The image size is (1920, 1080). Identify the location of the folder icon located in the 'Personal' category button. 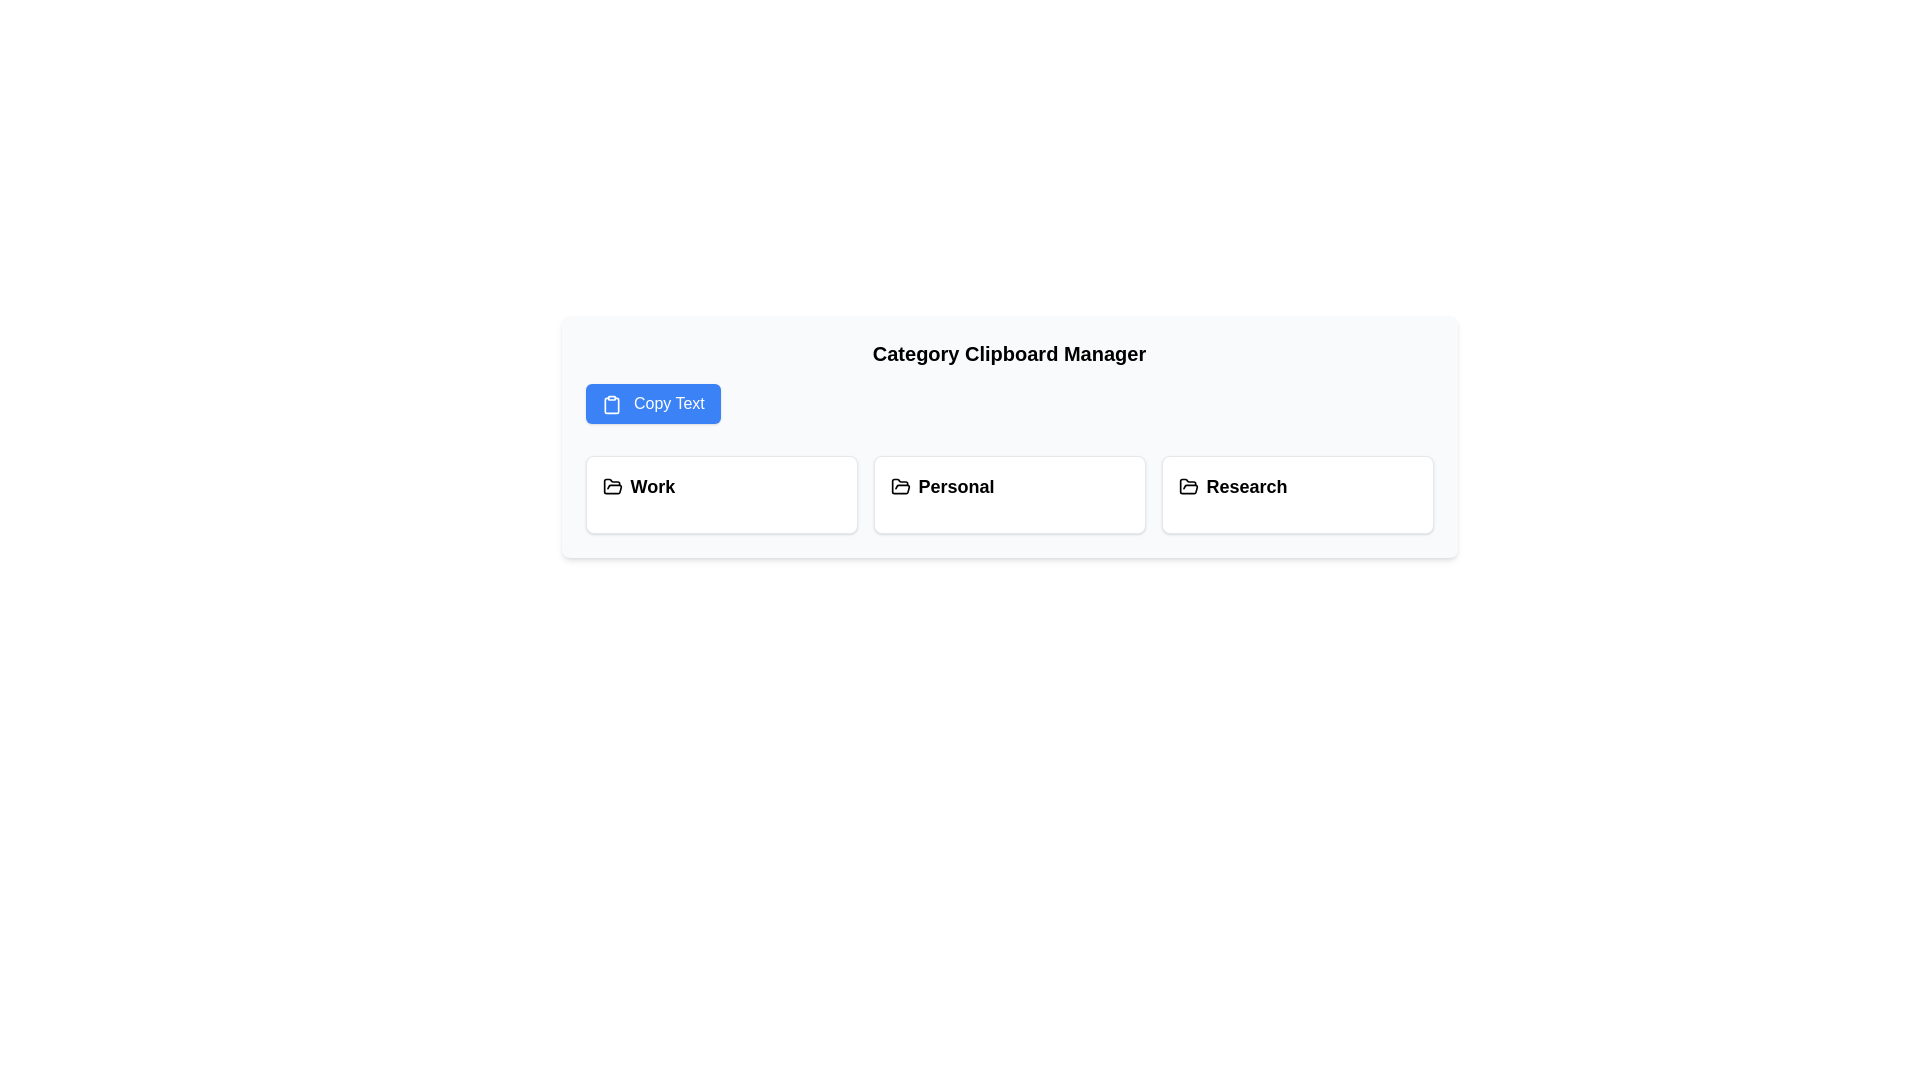
(899, 486).